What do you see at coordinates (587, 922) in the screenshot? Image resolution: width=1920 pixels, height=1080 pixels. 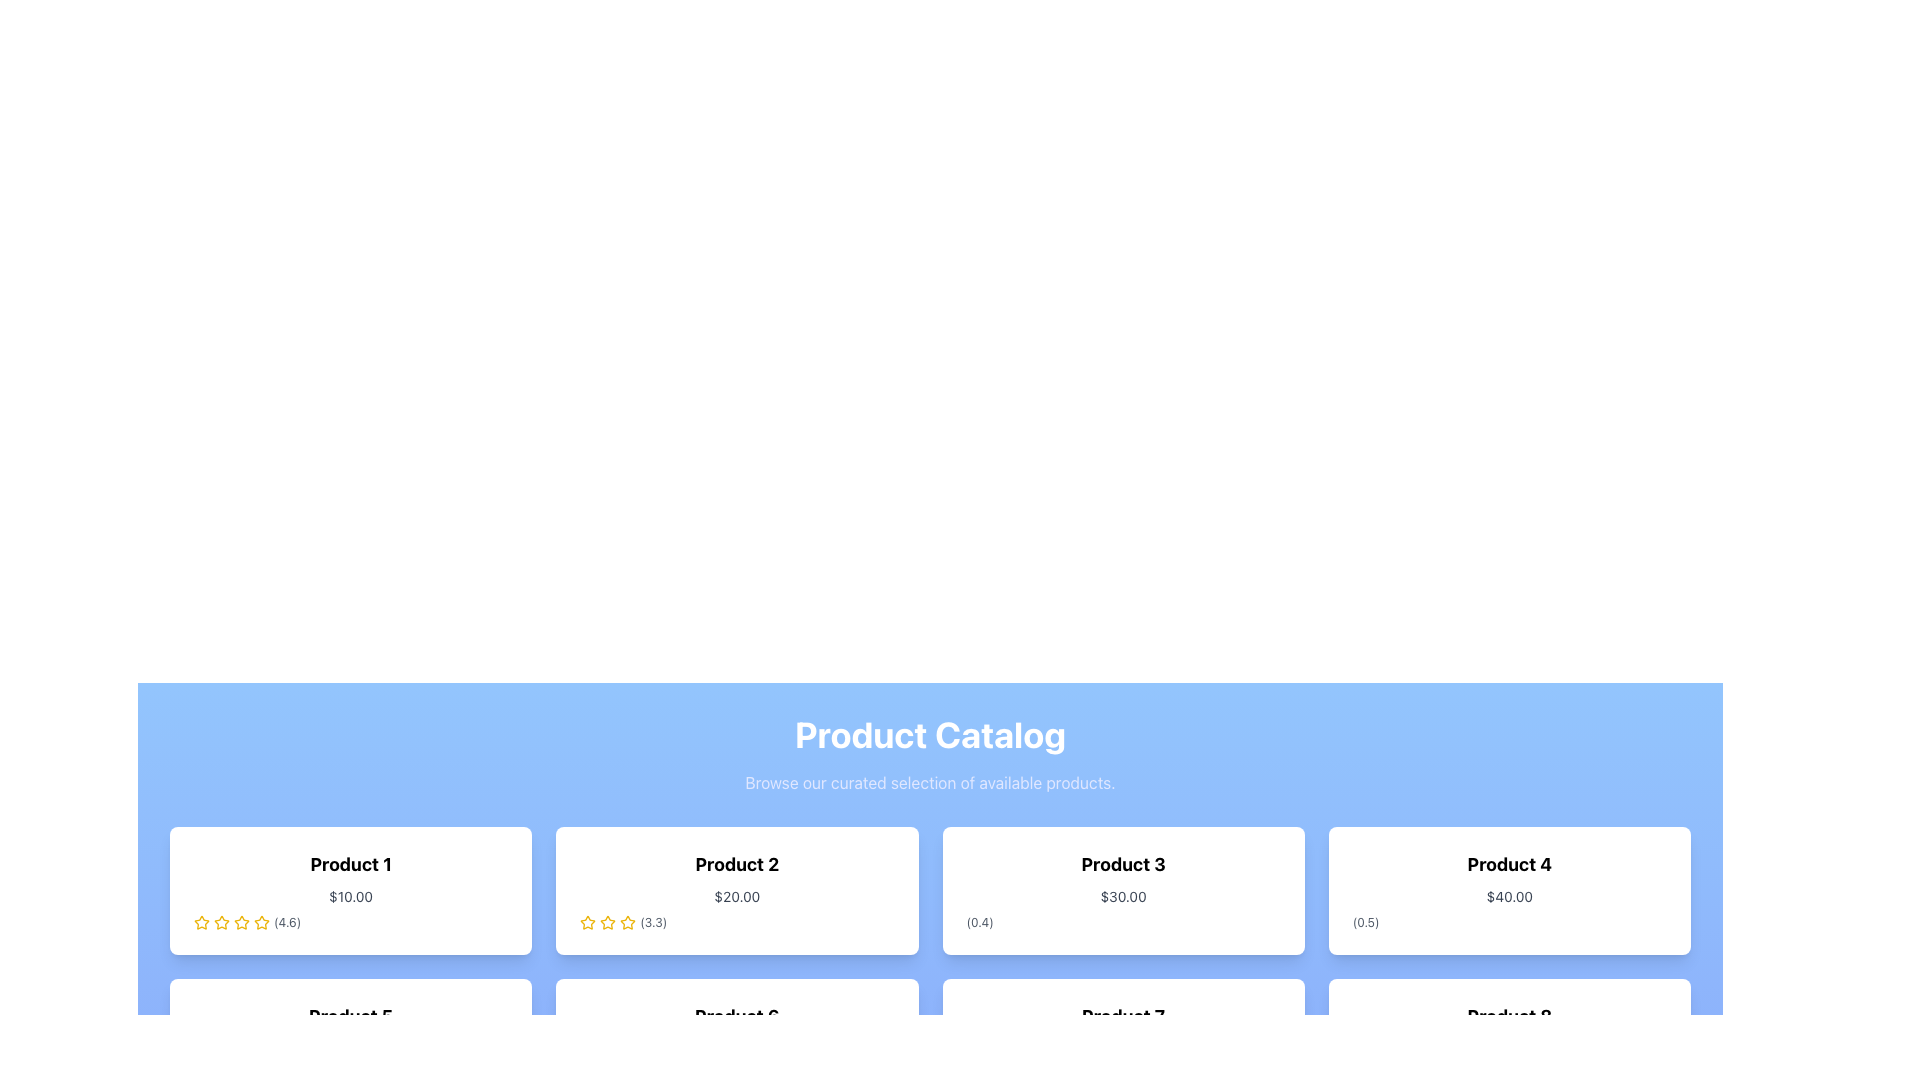 I see `the star icon in the star-based rating system for 'Product 2'` at bounding box center [587, 922].